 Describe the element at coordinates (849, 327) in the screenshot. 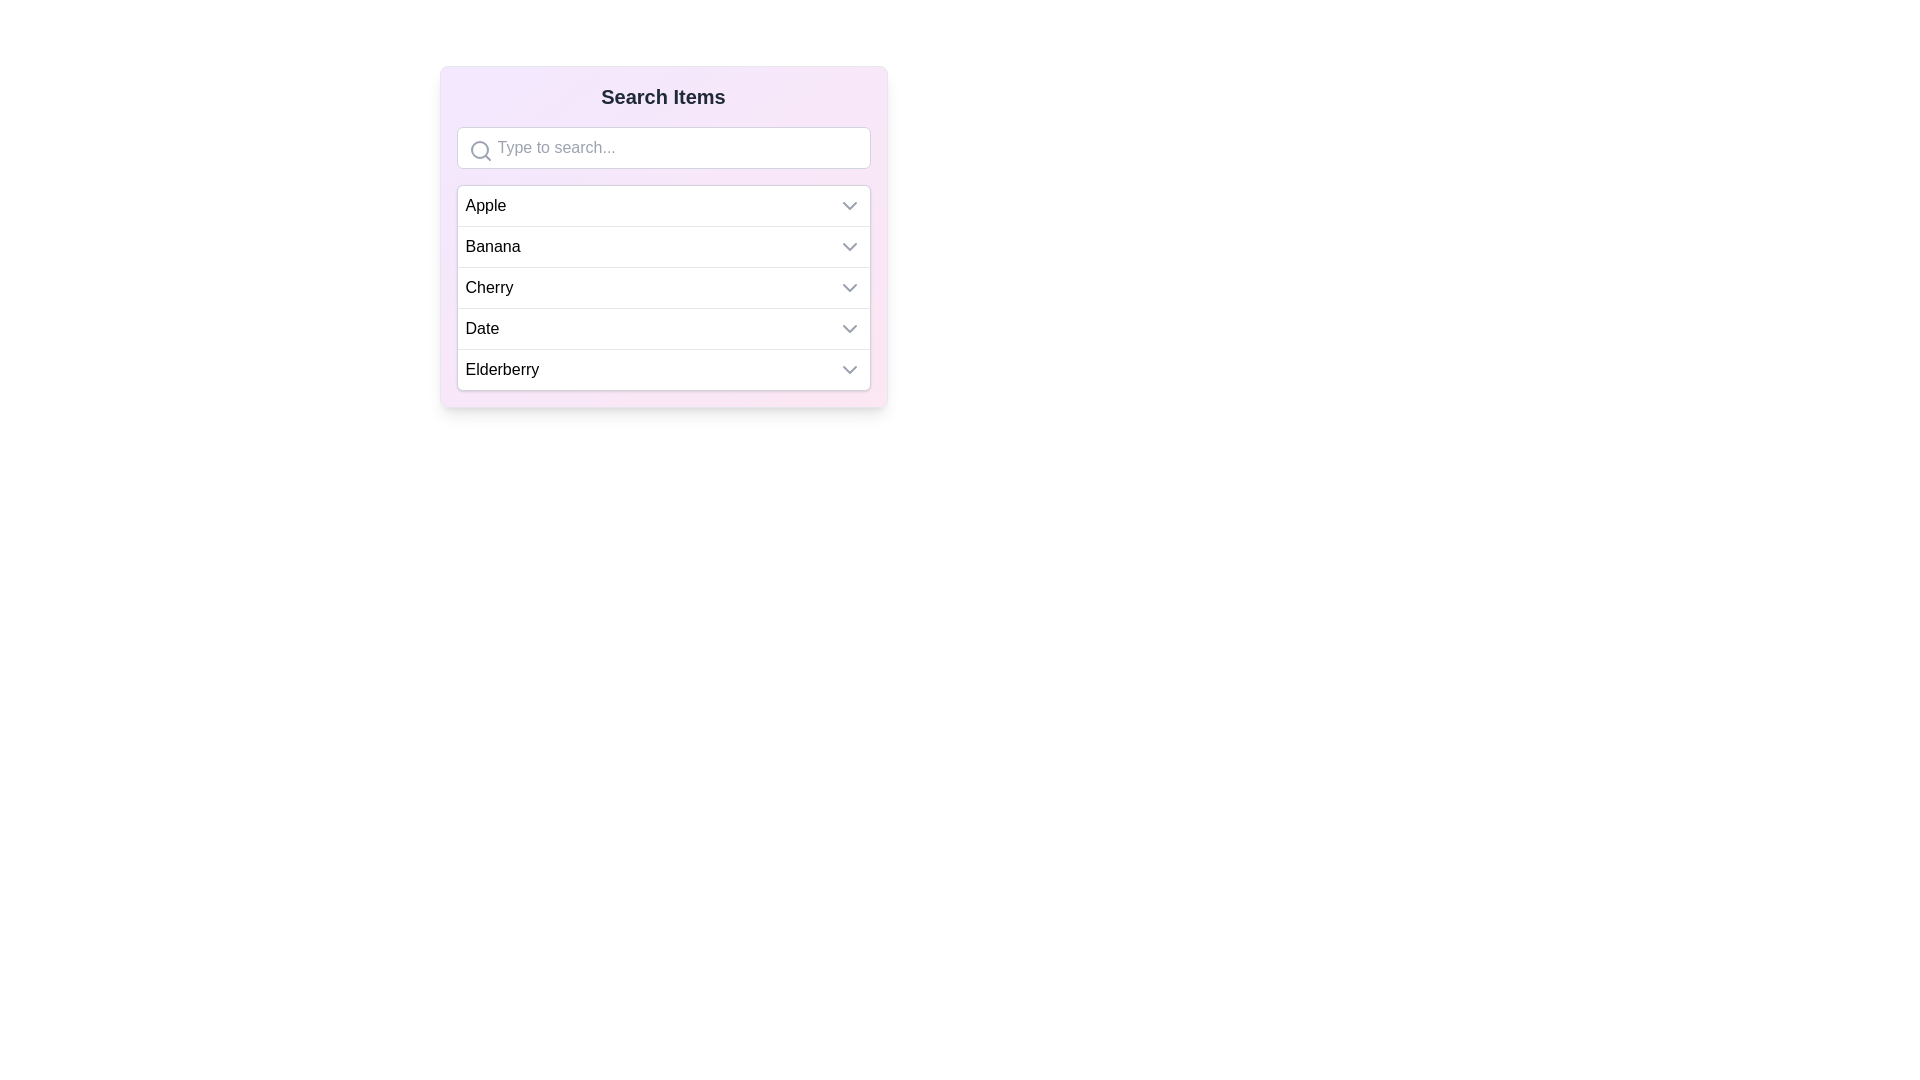

I see `the chevron icon located at the far right of the 'Date' entry in the list` at that location.